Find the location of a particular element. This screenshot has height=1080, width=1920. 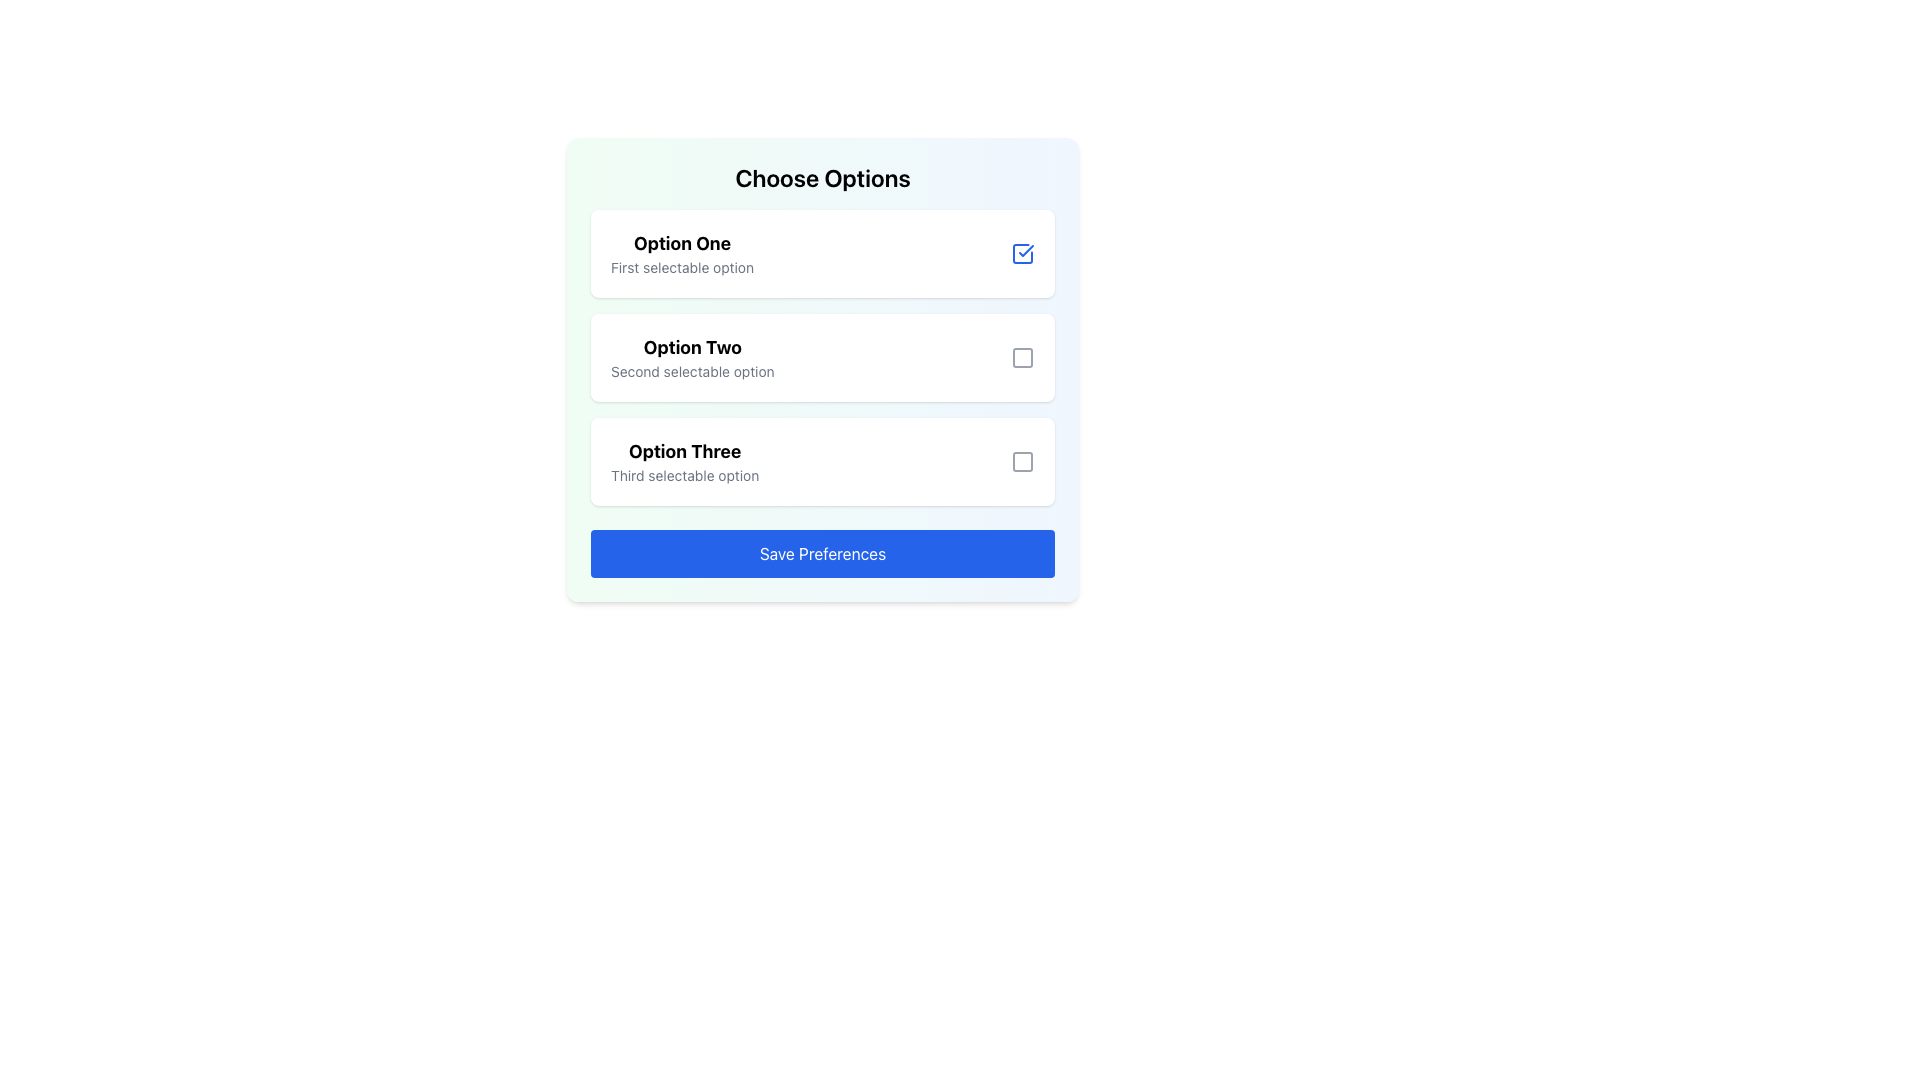

the interactive checkbox for the 'Option Two' selection, which is positioned to the right of its text content is located at coordinates (1022, 357).